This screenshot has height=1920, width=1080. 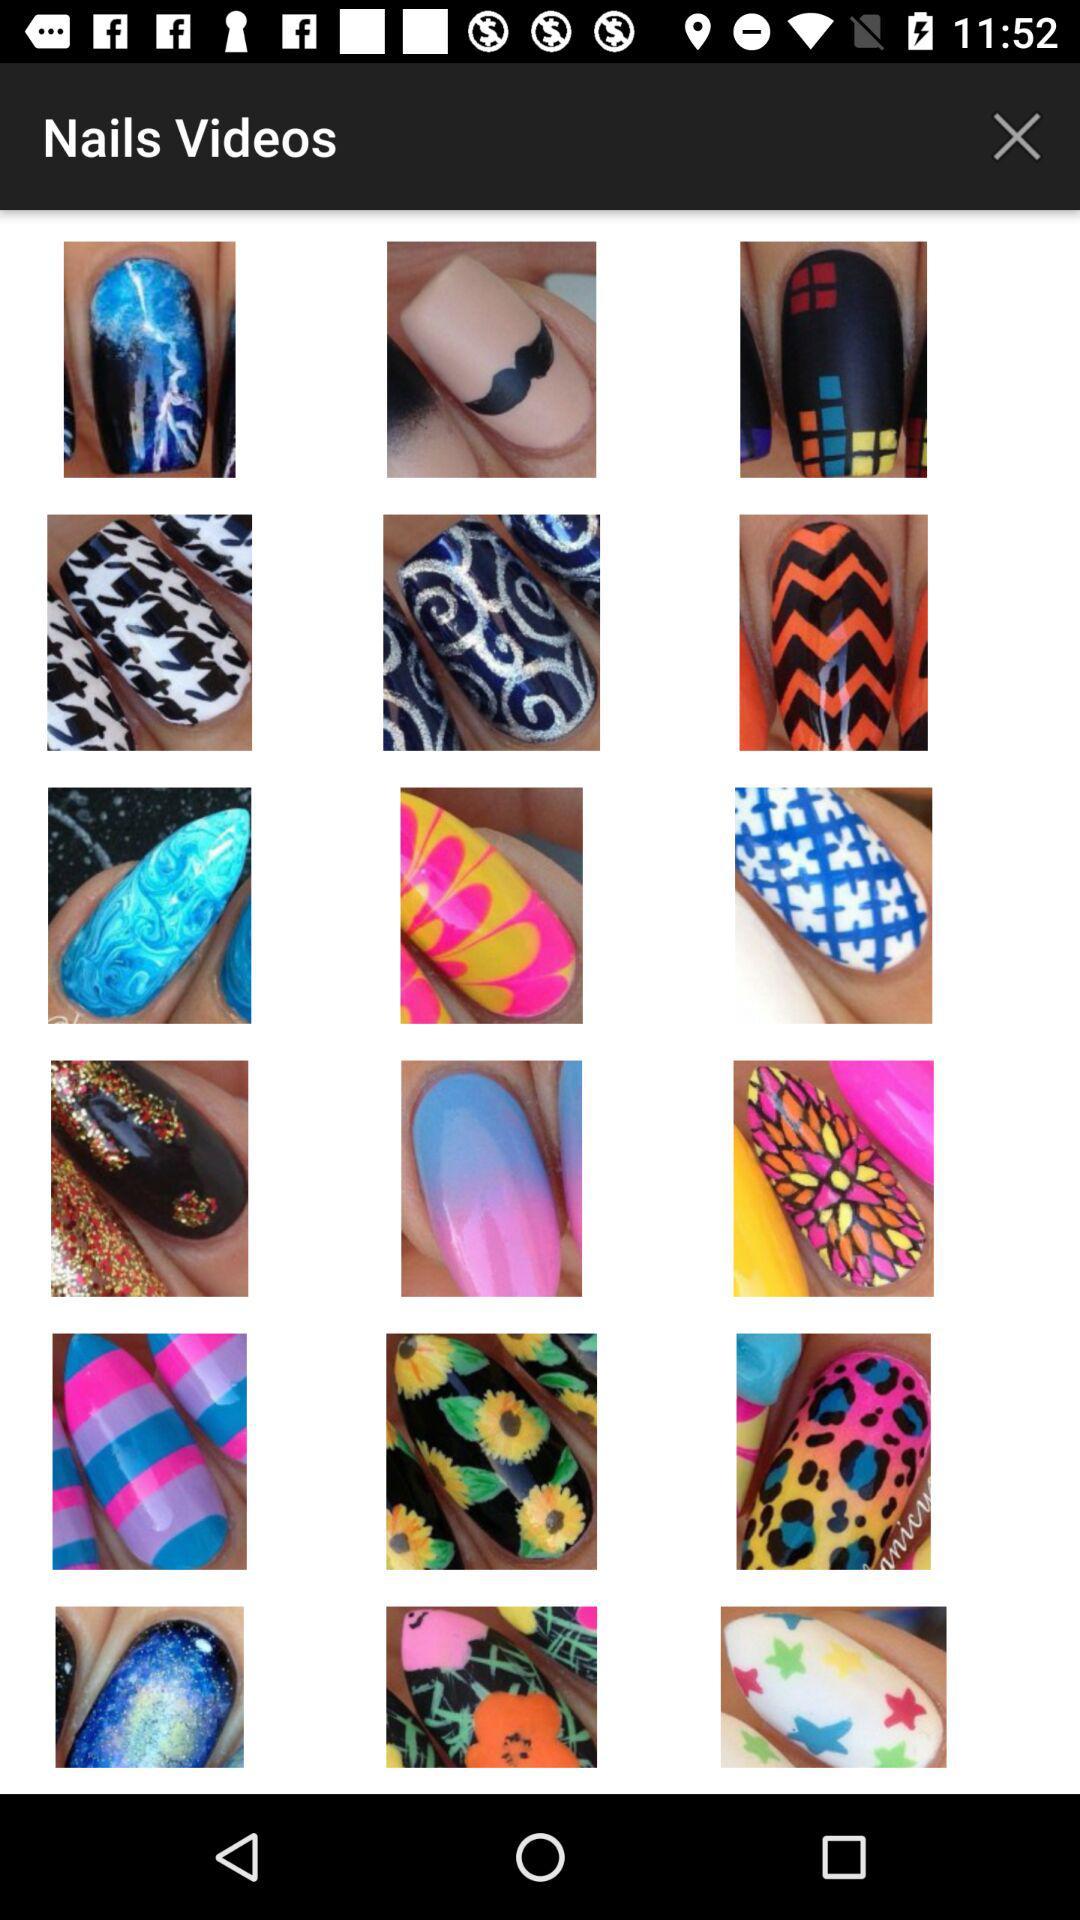 What do you see at coordinates (1017, 135) in the screenshot?
I see `window` at bounding box center [1017, 135].